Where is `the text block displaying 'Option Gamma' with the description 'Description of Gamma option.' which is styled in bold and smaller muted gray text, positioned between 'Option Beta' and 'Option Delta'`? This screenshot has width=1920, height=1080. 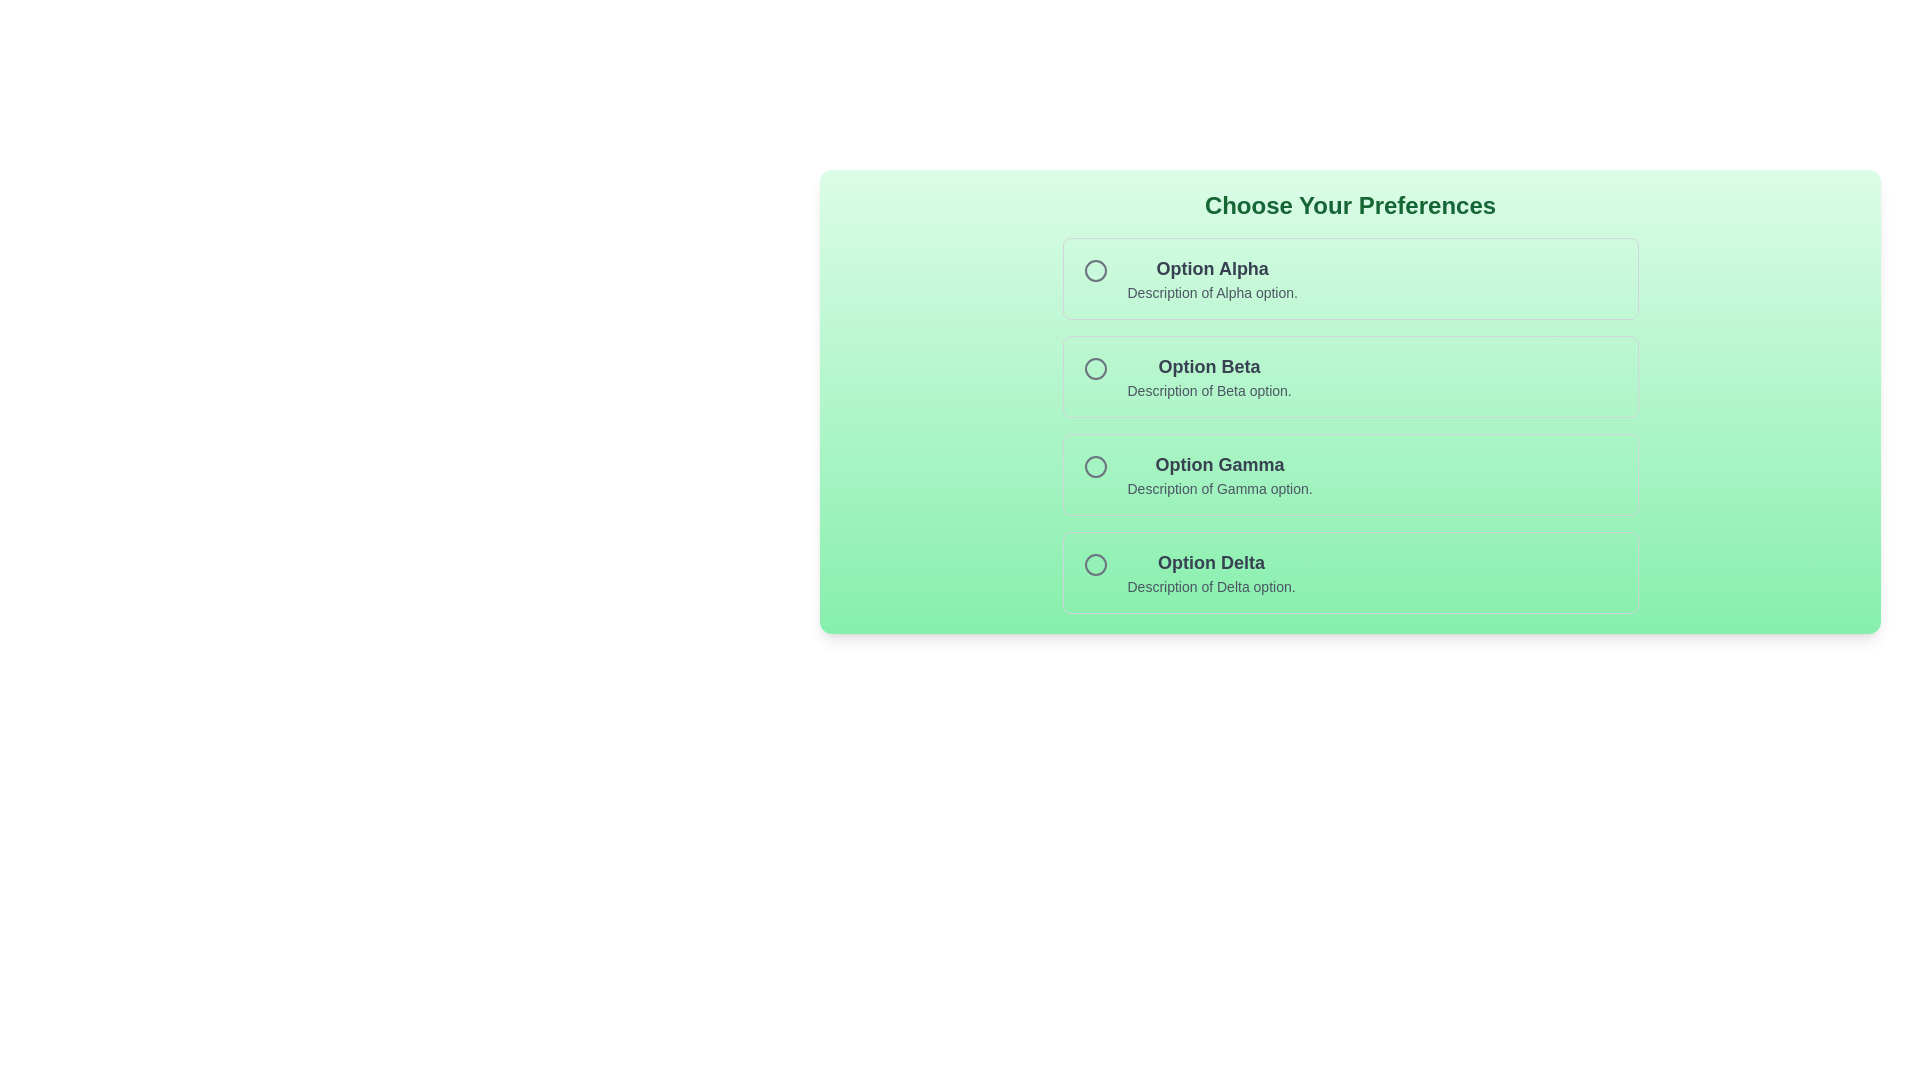 the text block displaying 'Option Gamma' with the description 'Description of Gamma option.' which is styled in bold and smaller muted gray text, positioned between 'Option Beta' and 'Option Delta' is located at coordinates (1219, 474).